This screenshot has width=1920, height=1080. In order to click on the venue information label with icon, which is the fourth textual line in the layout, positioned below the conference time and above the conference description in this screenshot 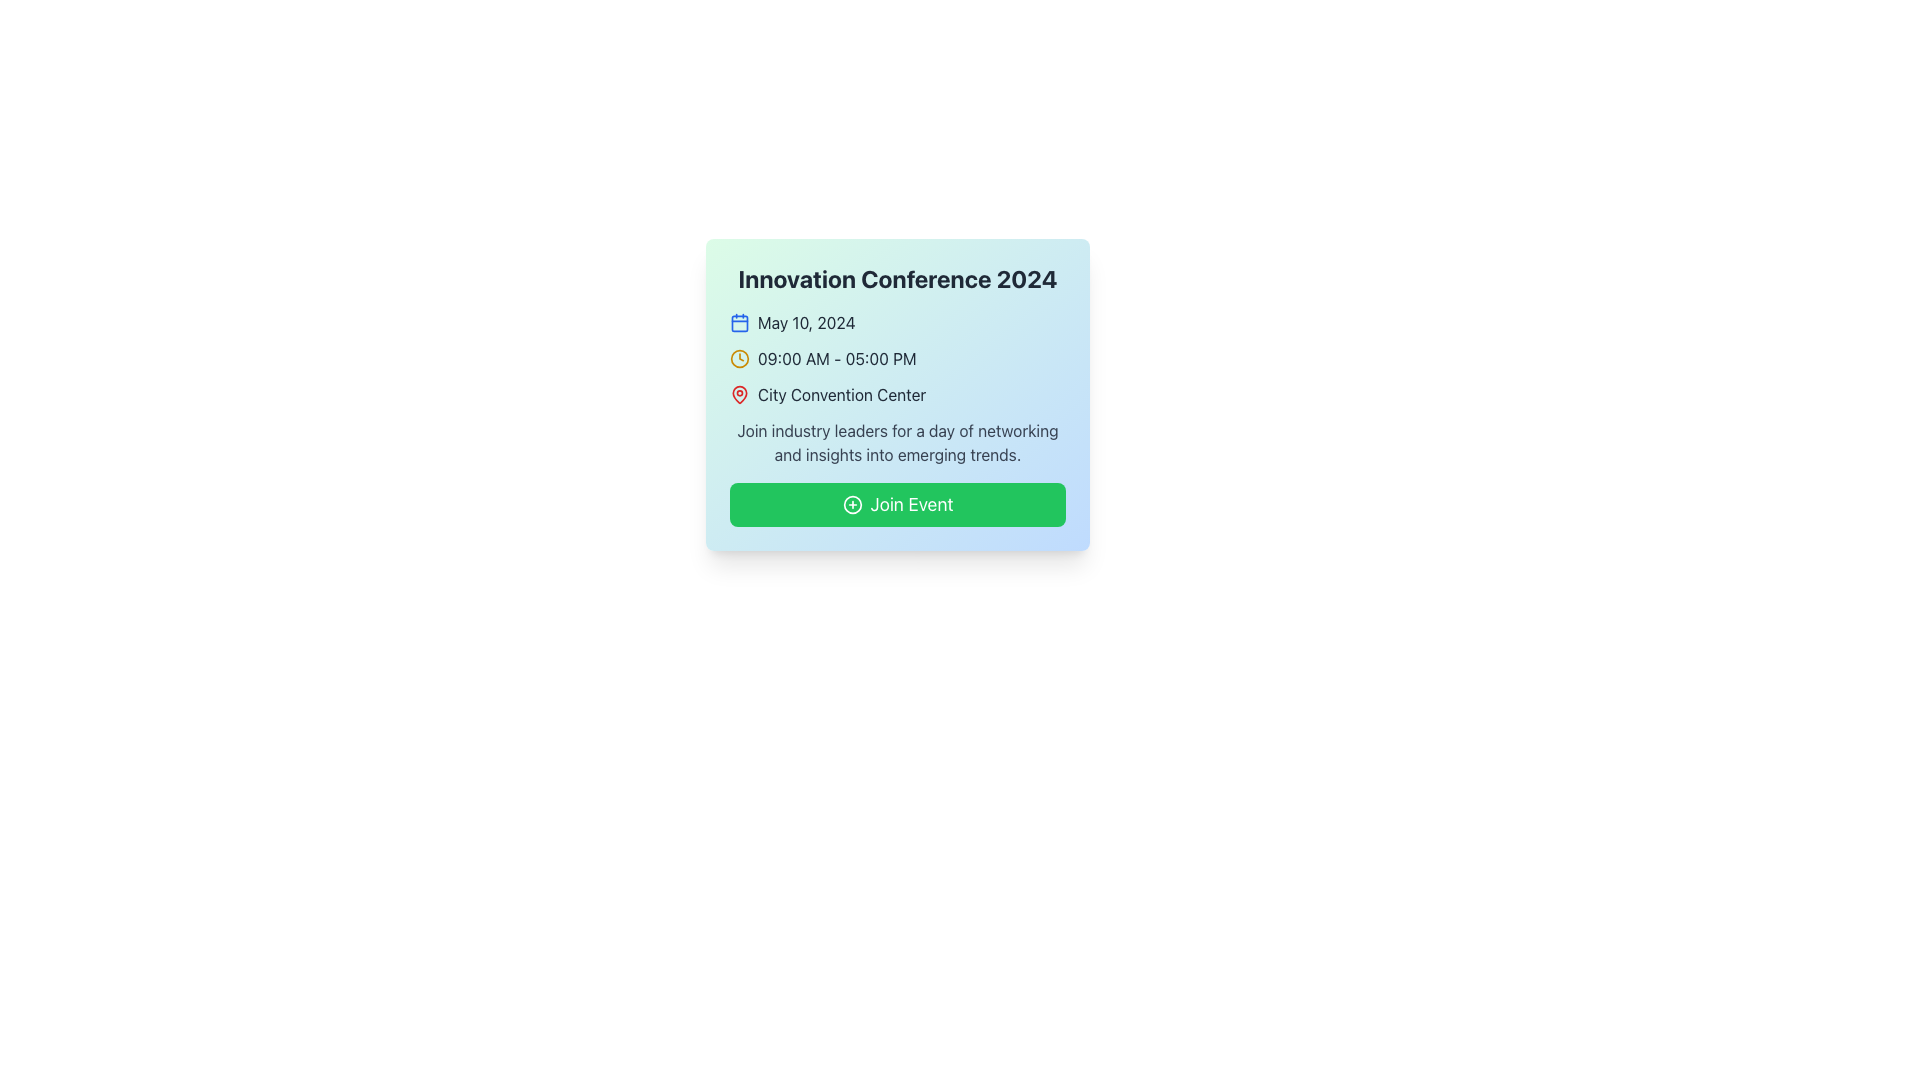, I will do `click(896, 394)`.